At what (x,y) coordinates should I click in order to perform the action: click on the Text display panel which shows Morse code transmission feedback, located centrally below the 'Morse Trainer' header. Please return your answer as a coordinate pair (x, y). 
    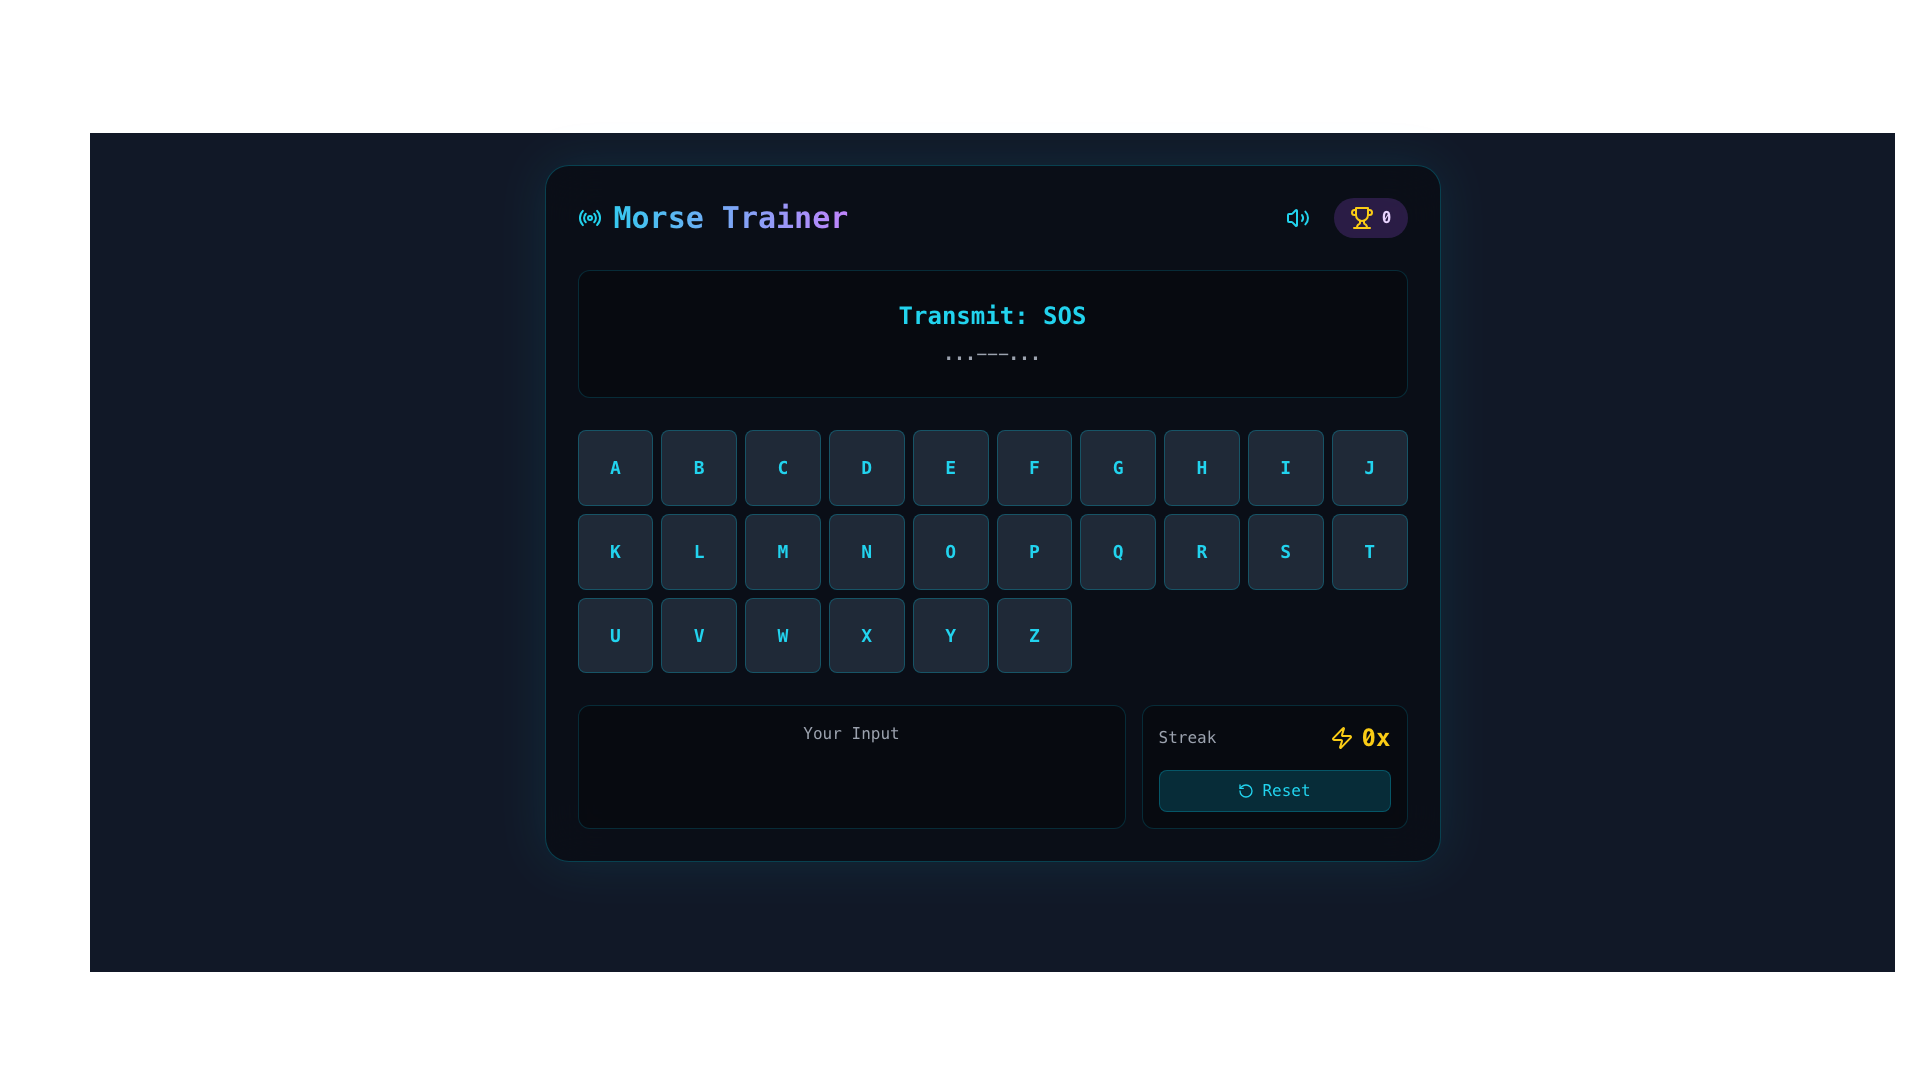
    Looking at the image, I should click on (992, 333).